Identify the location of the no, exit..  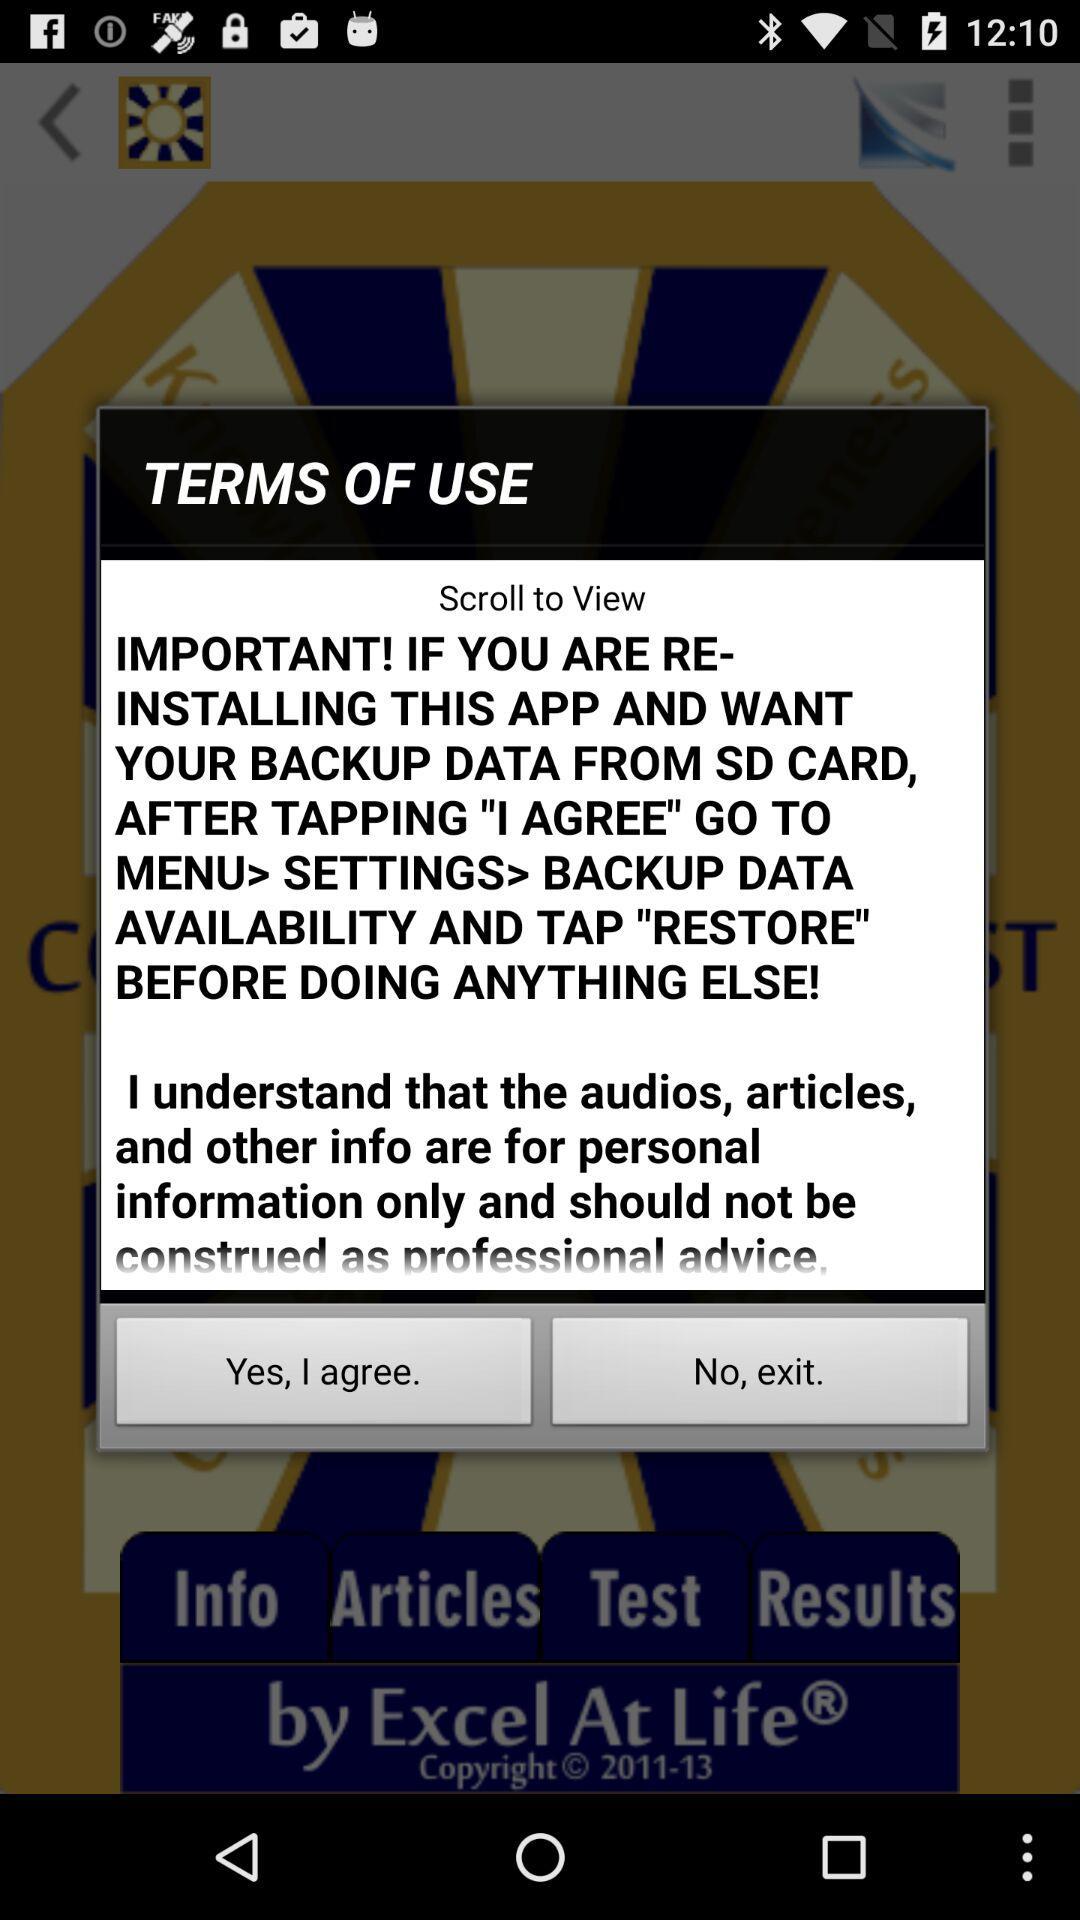
(760, 1376).